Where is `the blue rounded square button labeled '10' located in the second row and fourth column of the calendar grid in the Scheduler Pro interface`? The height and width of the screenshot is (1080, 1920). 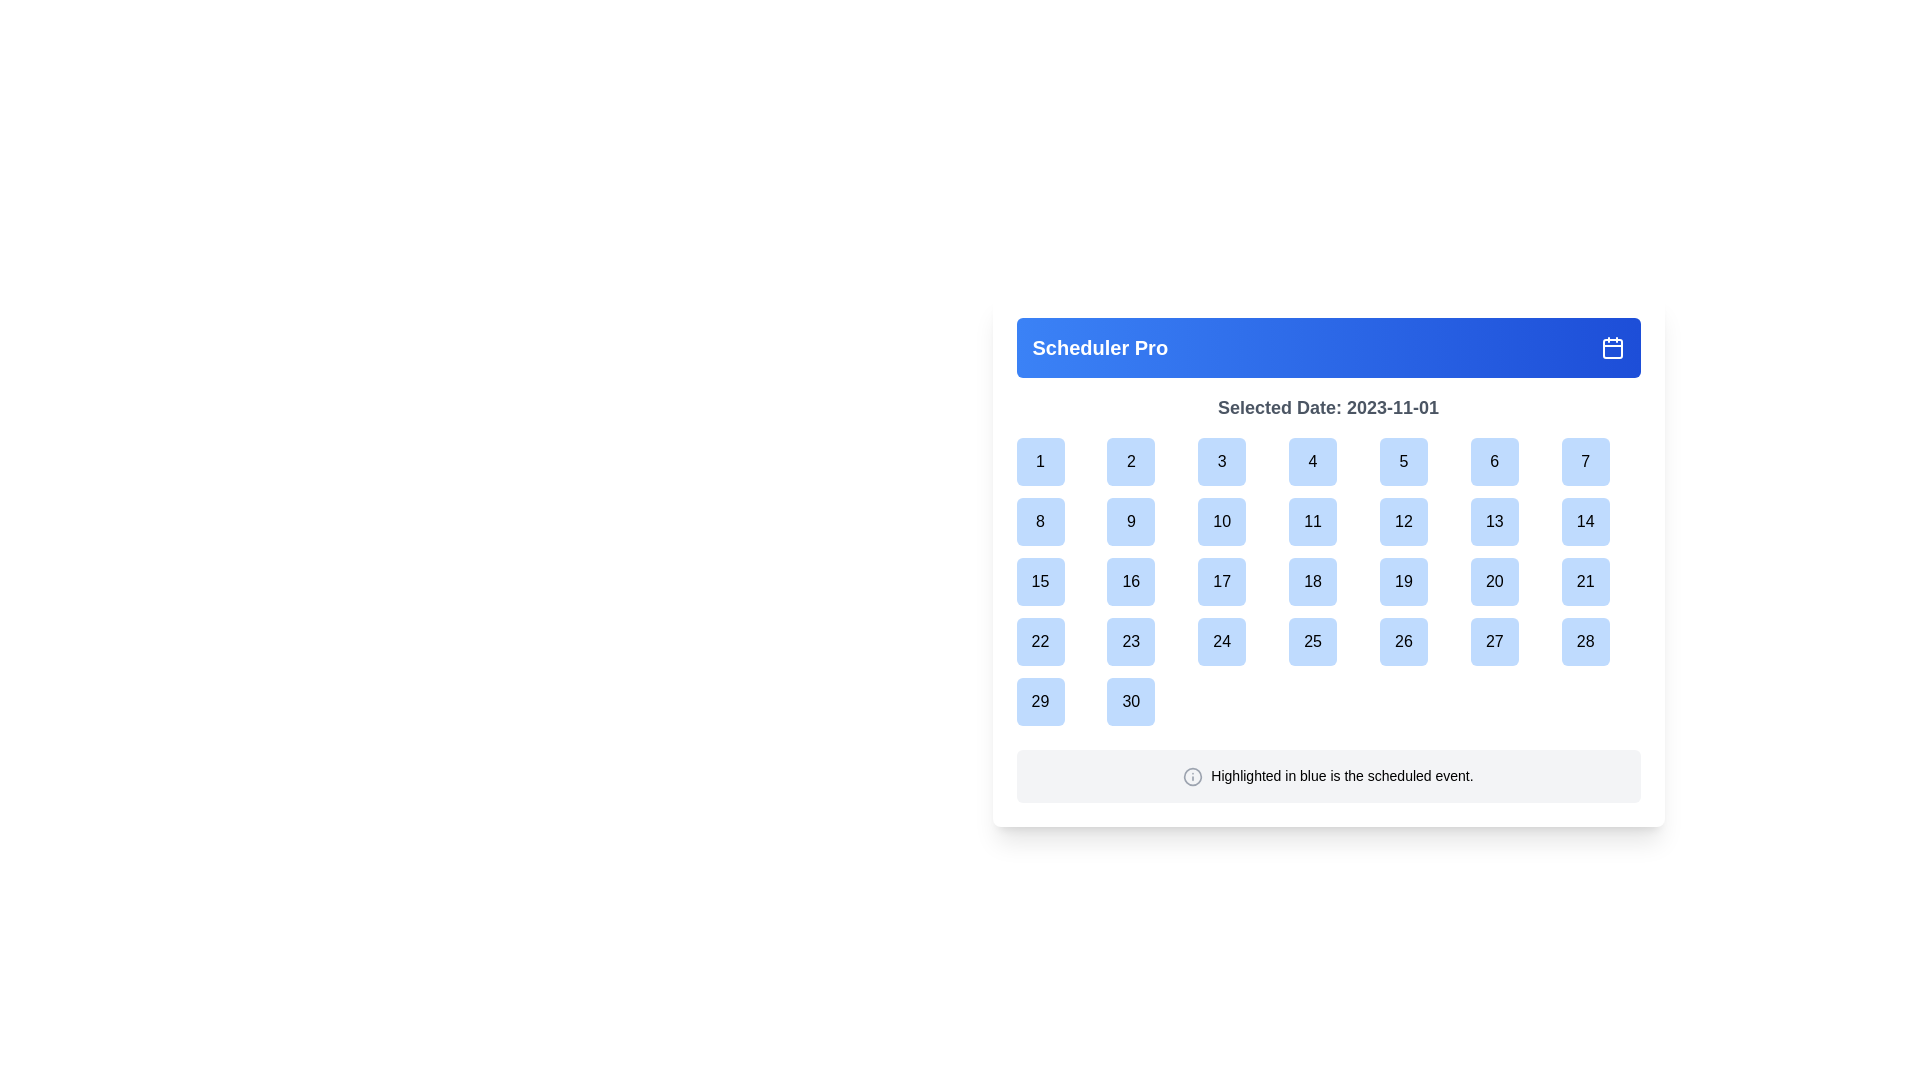
the blue rounded square button labeled '10' located in the second row and fourth column of the calendar grid in the Scheduler Pro interface is located at coordinates (1236, 520).